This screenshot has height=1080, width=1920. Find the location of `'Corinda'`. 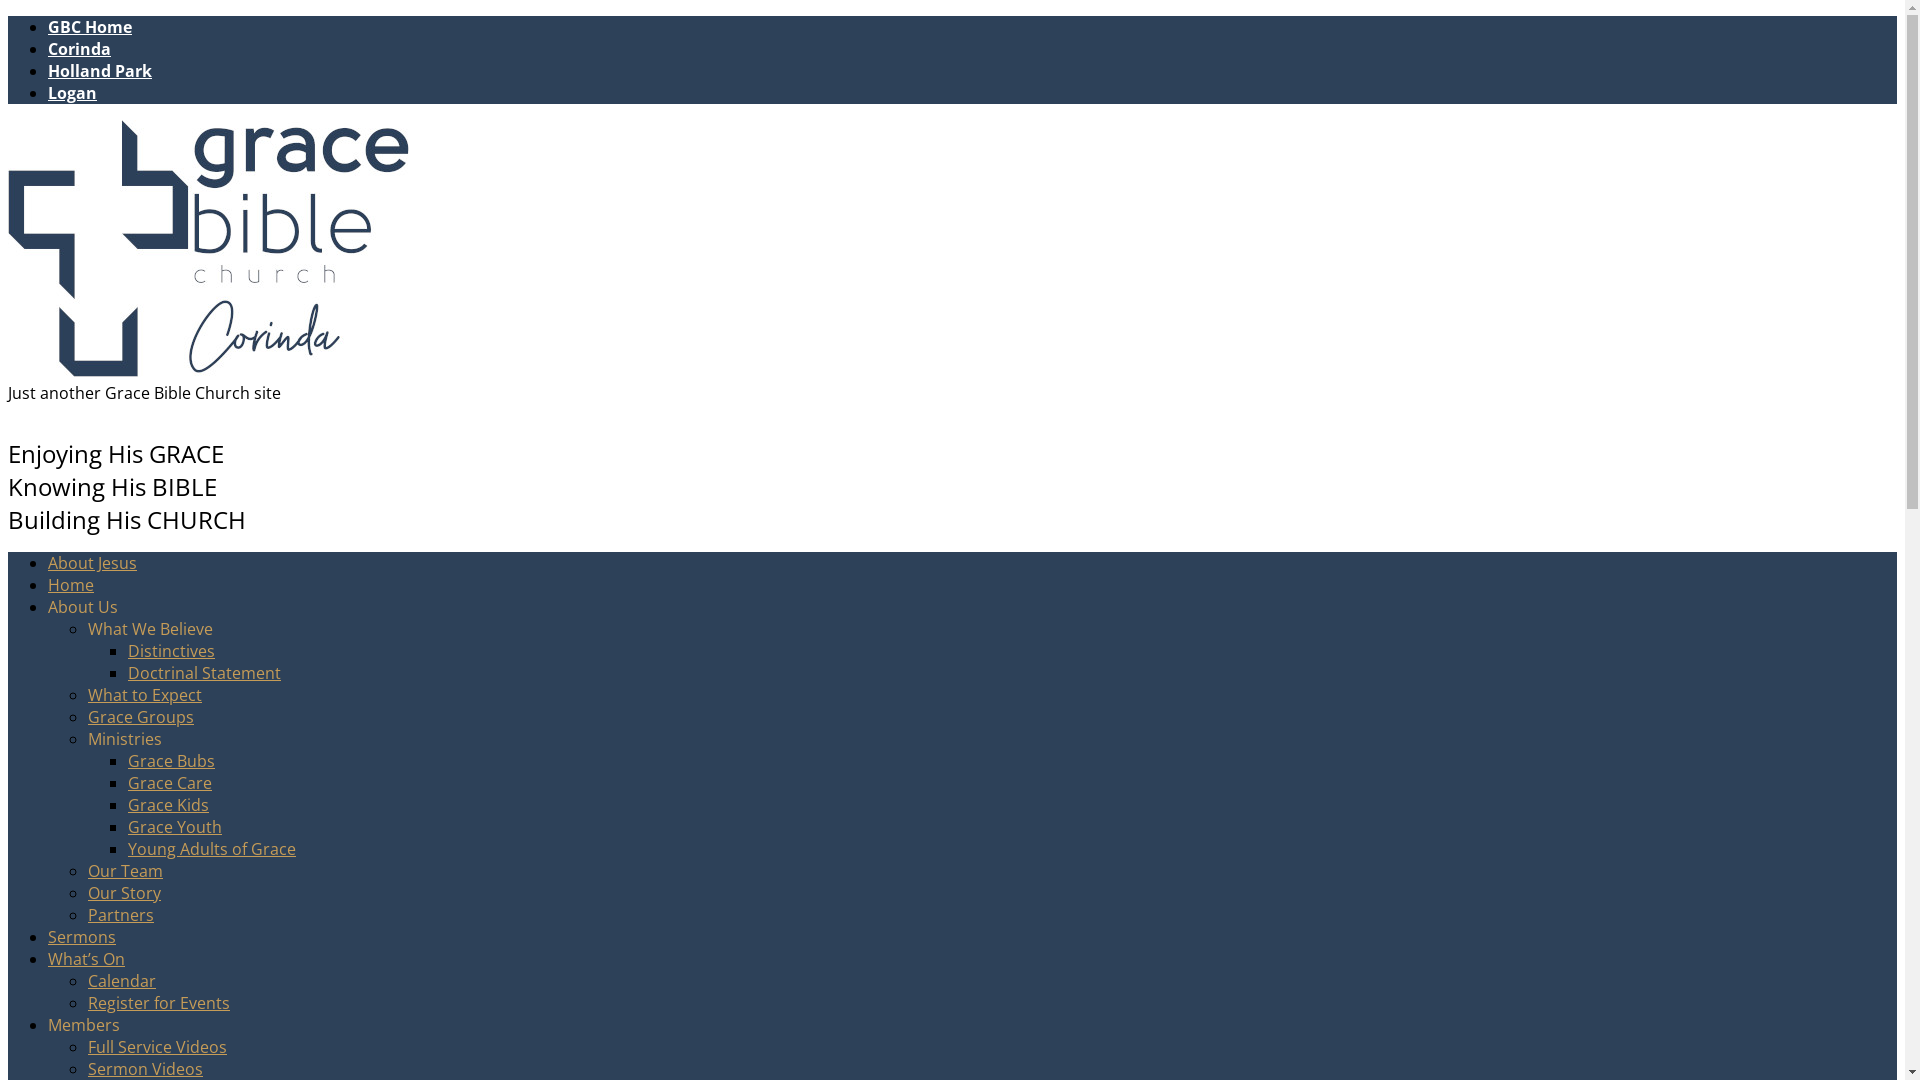

'Corinda' is located at coordinates (48, 48).